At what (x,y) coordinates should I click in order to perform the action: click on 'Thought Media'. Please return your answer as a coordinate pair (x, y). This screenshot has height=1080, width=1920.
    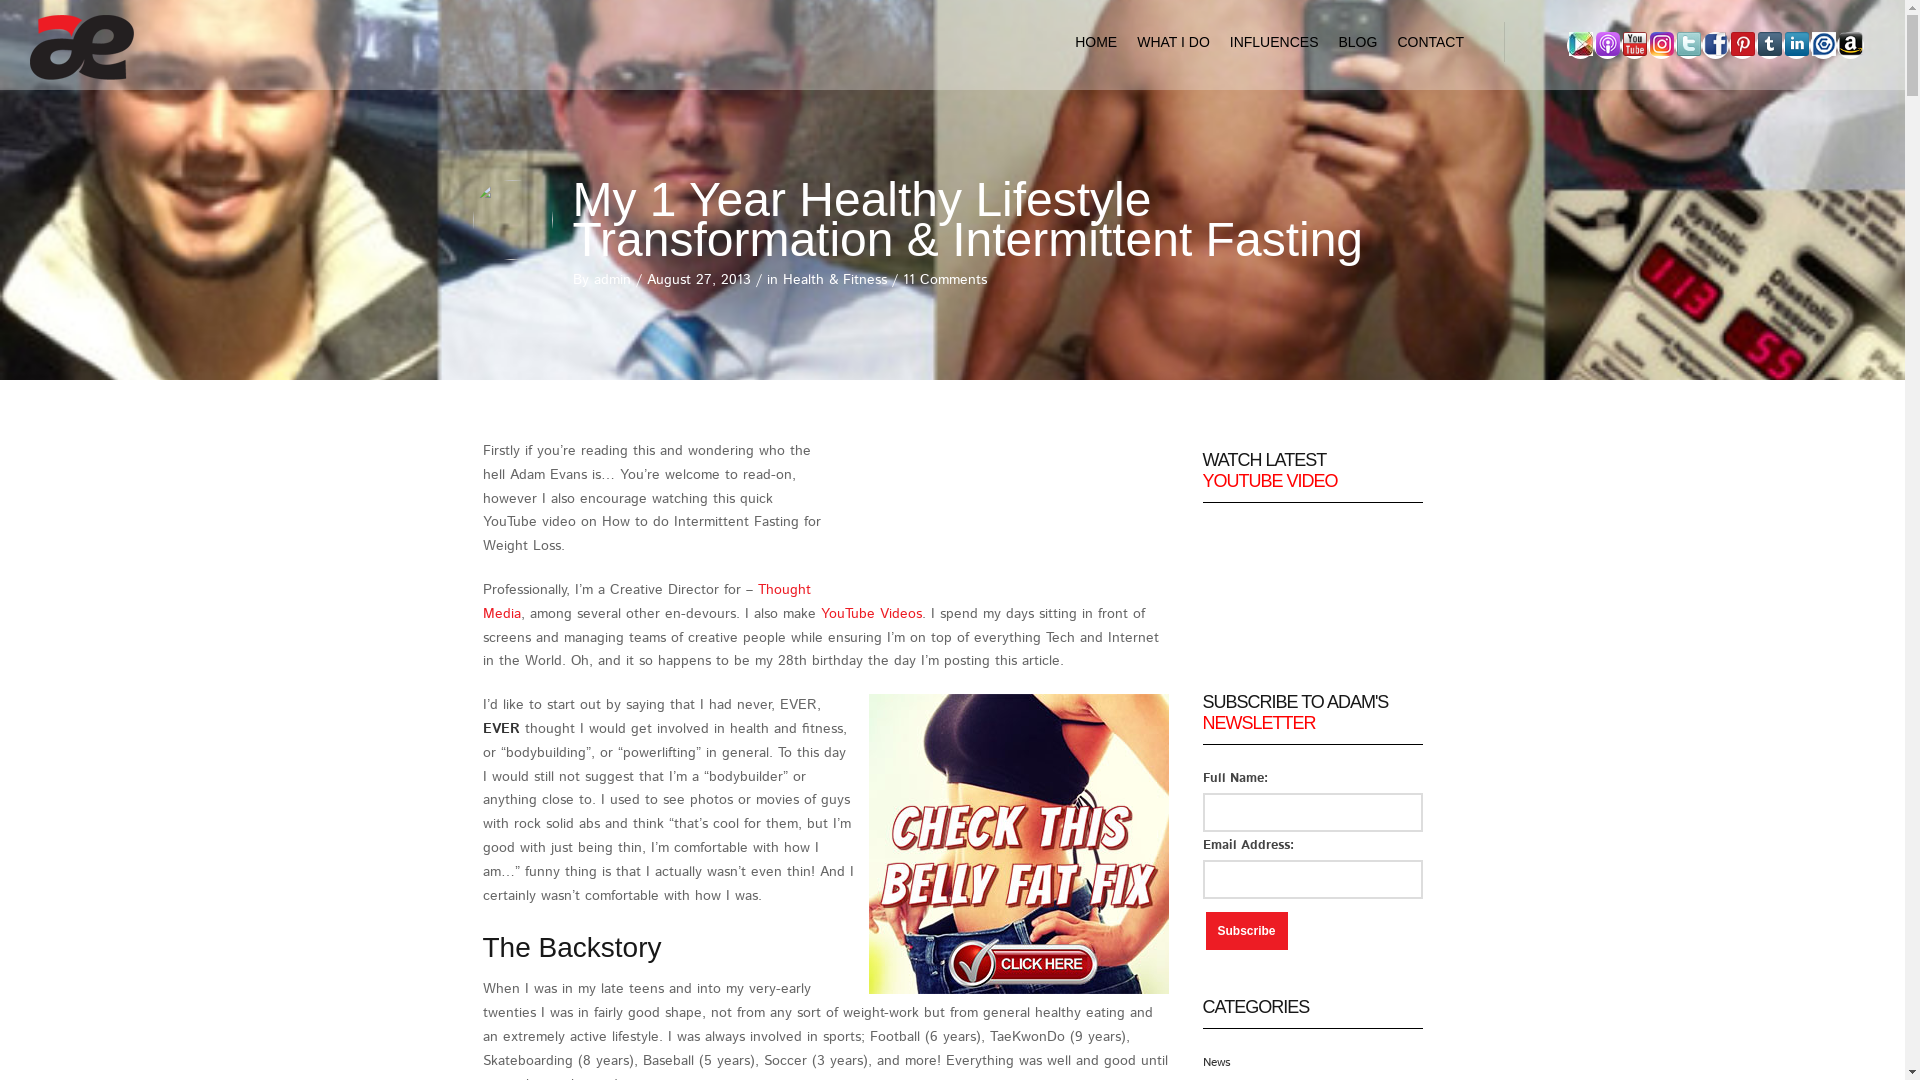
    Looking at the image, I should click on (646, 600).